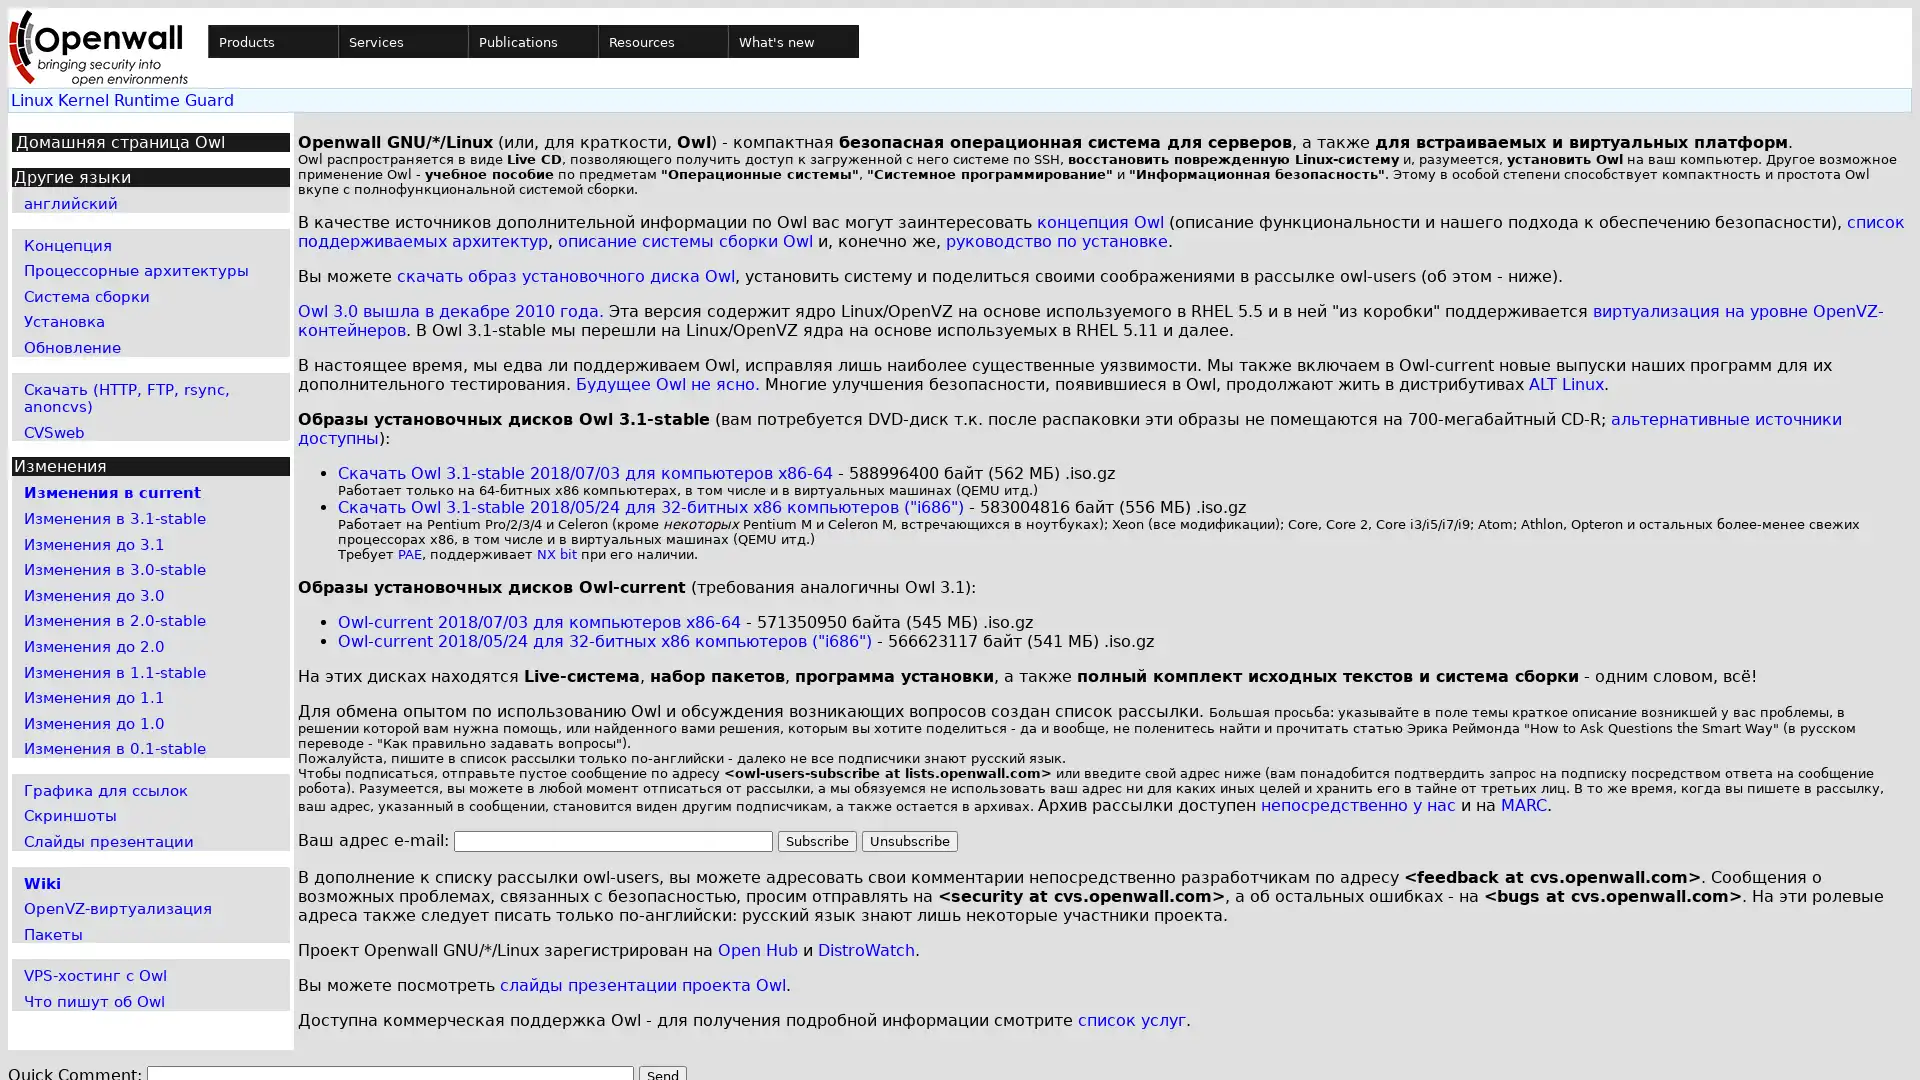 The width and height of the screenshot is (1920, 1080). I want to click on Subscribe, so click(816, 841).